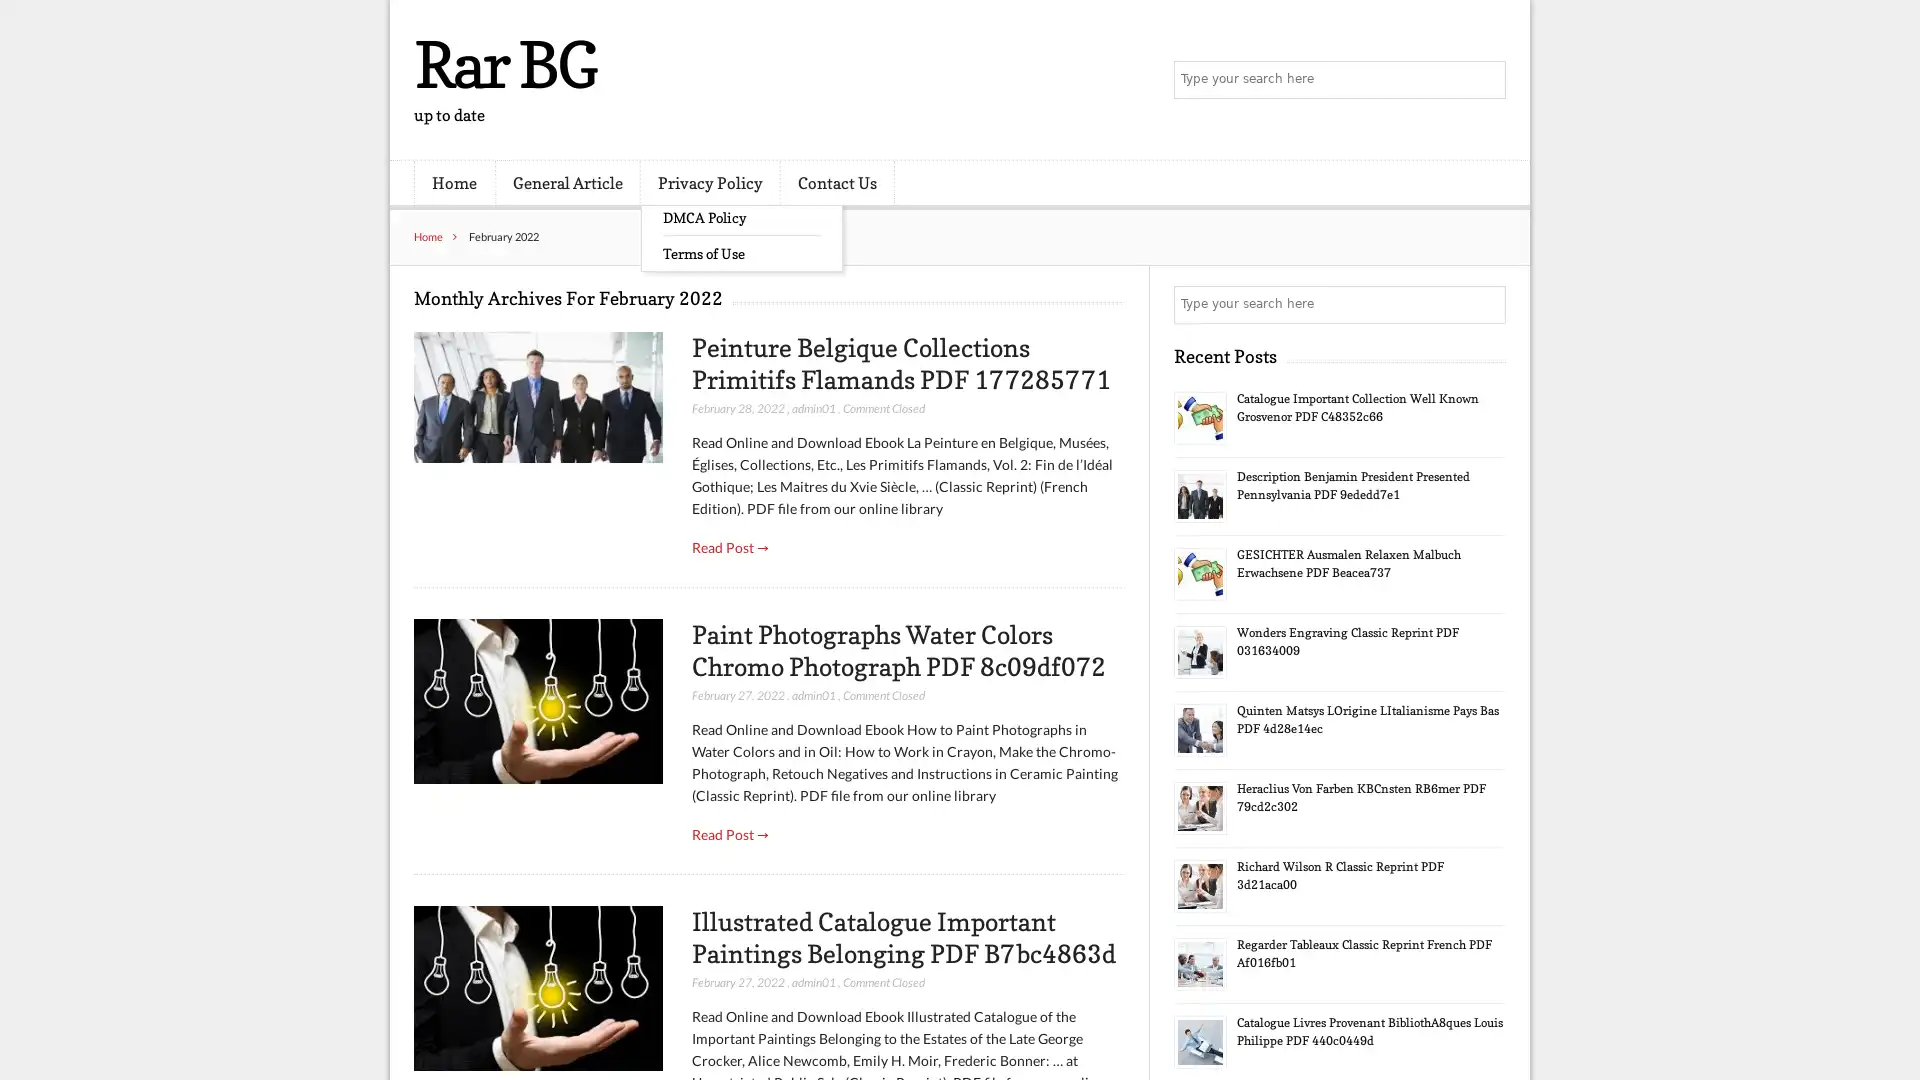 The image size is (1920, 1080). What do you see at coordinates (1485, 80) in the screenshot?
I see `Search` at bounding box center [1485, 80].